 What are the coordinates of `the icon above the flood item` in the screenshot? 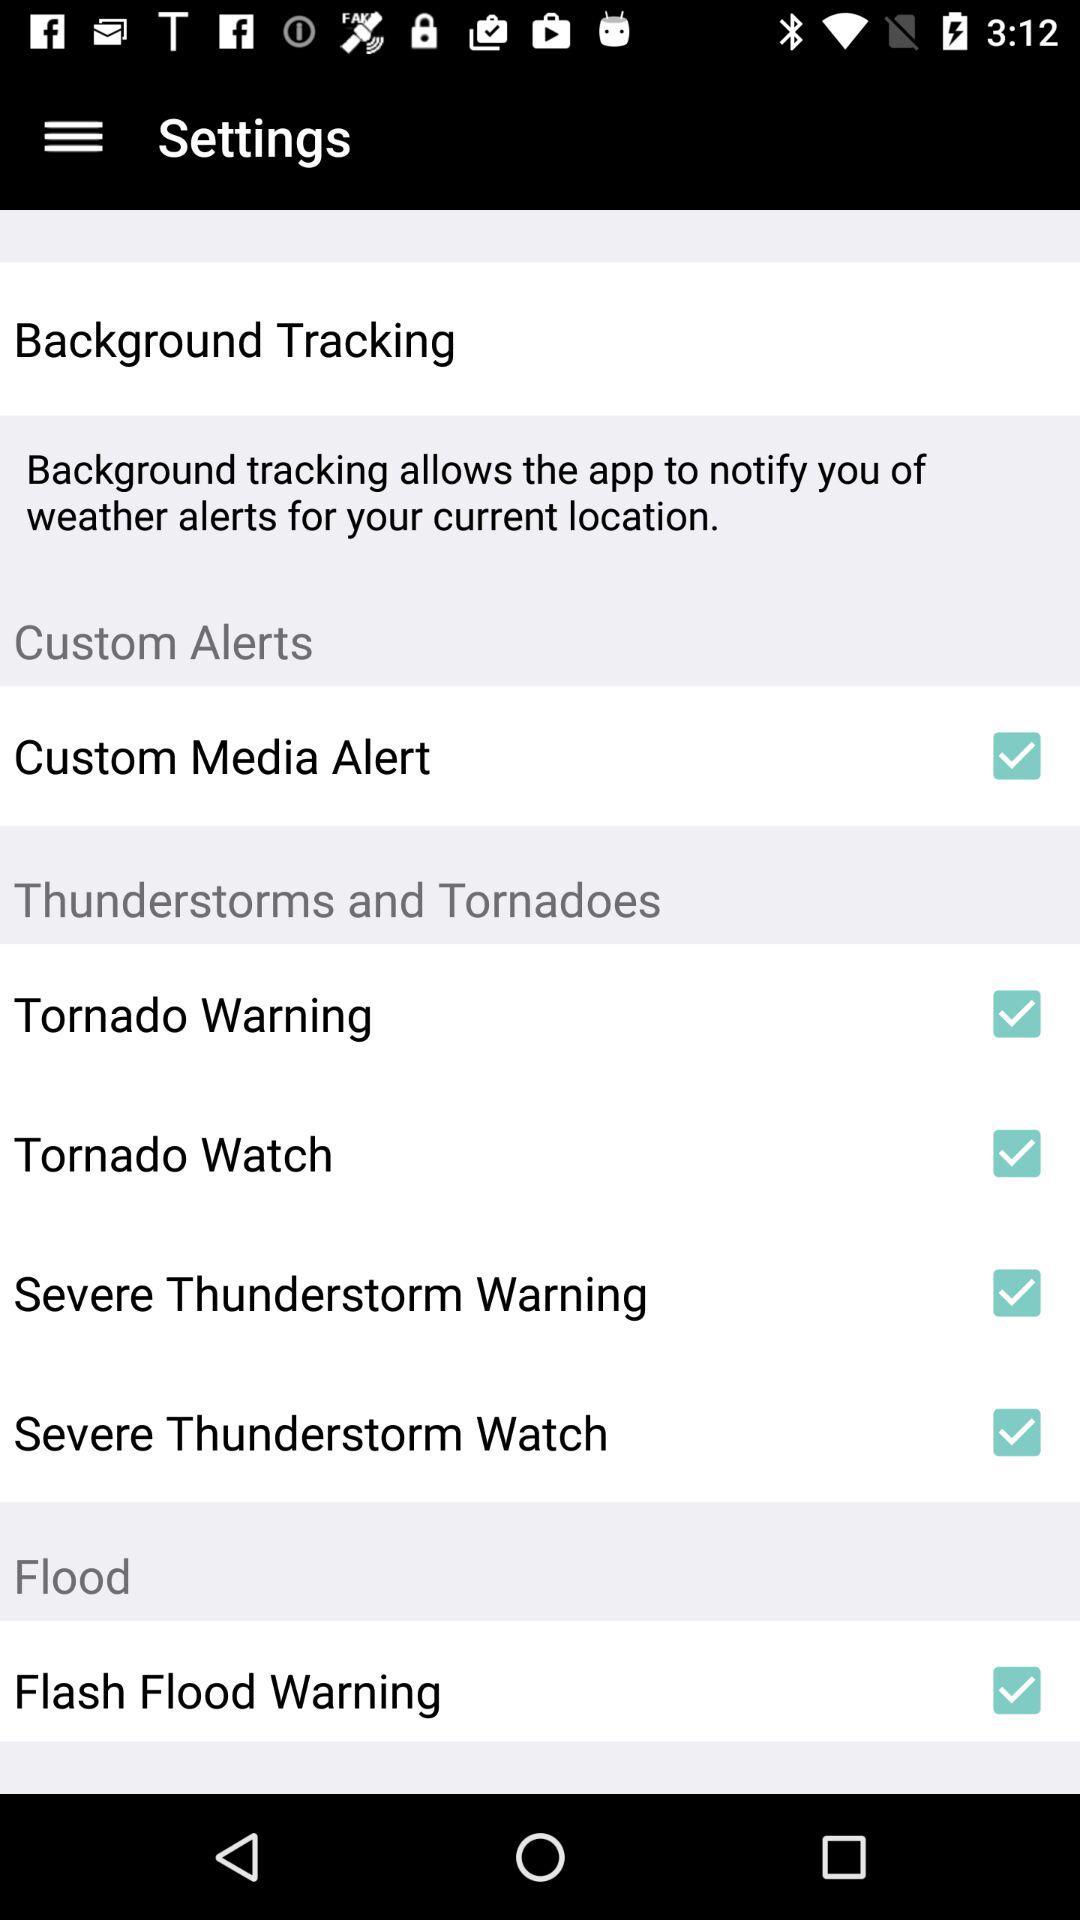 It's located at (1017, 1431).